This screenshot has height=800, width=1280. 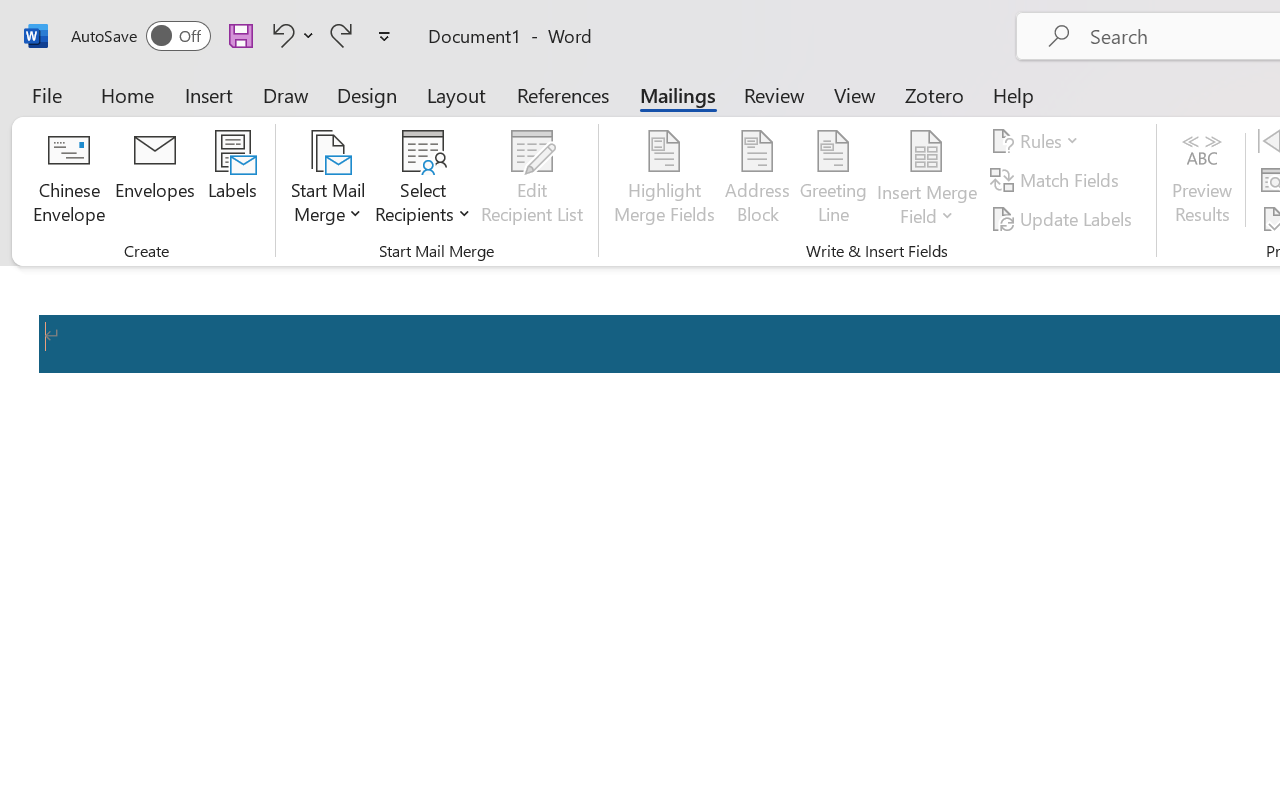 I want to click on 'Insert Merge Field', so click(x=926, y=151).